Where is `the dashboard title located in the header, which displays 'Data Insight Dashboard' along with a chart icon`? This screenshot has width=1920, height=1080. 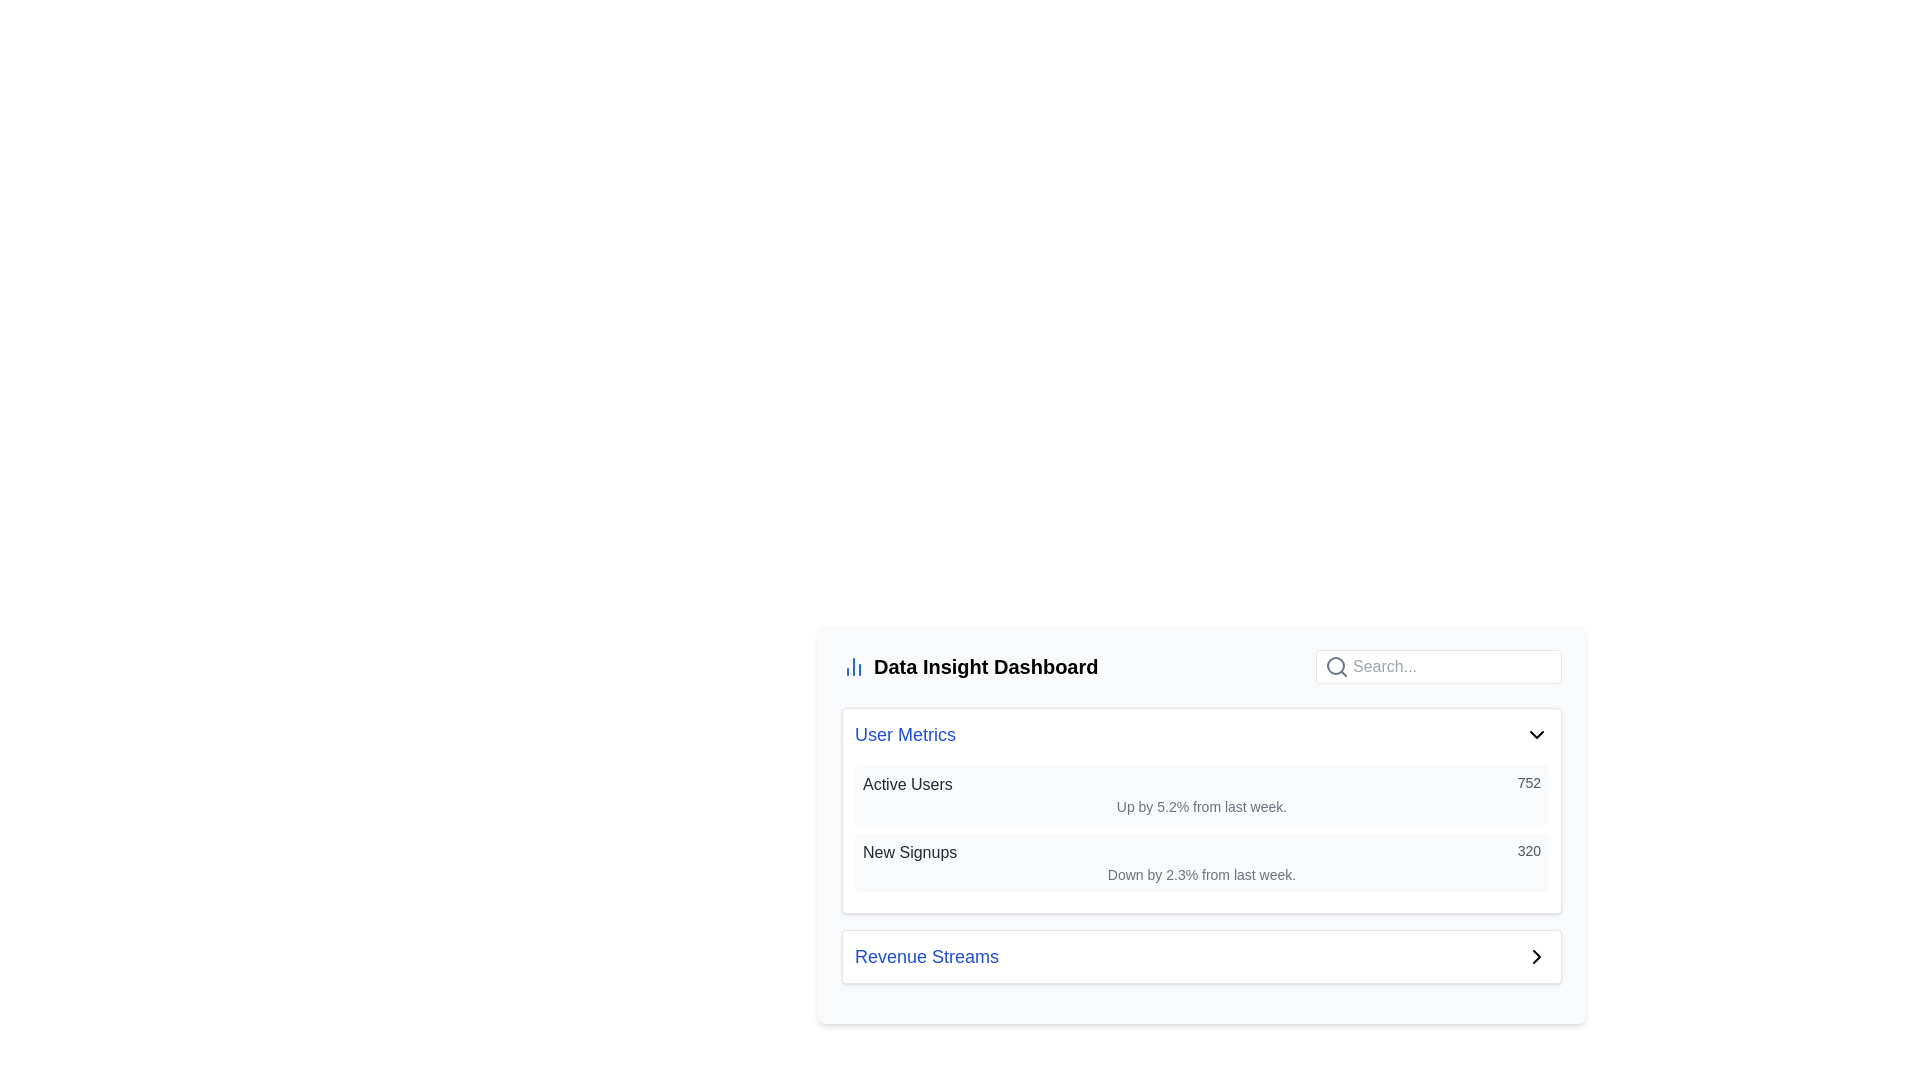
the dashboard title located in the header, which displays 'Data Insight Dashboard' along with a chart icon is located at coordinates (1200, 667).